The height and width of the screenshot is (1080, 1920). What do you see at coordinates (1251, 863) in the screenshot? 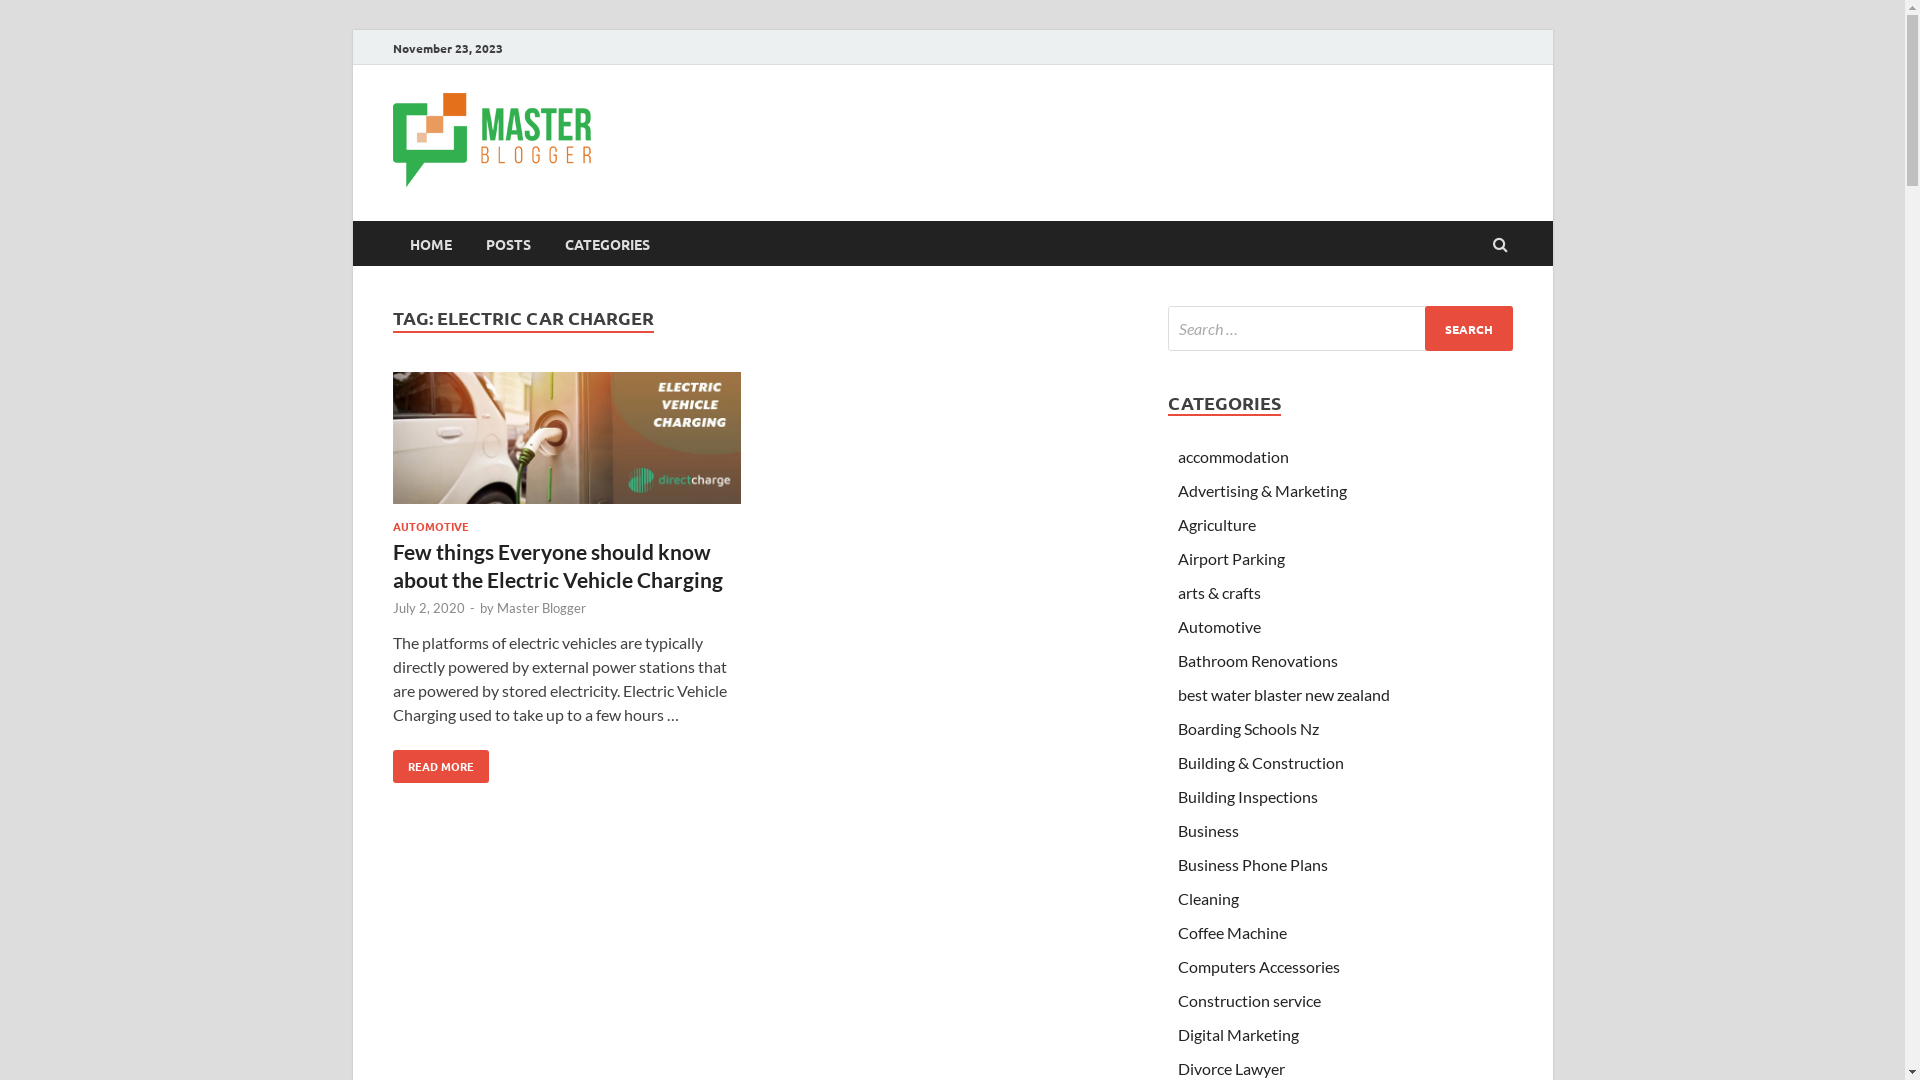
I see `'Business Phone Plans'` at bounding box center [1251, 863].